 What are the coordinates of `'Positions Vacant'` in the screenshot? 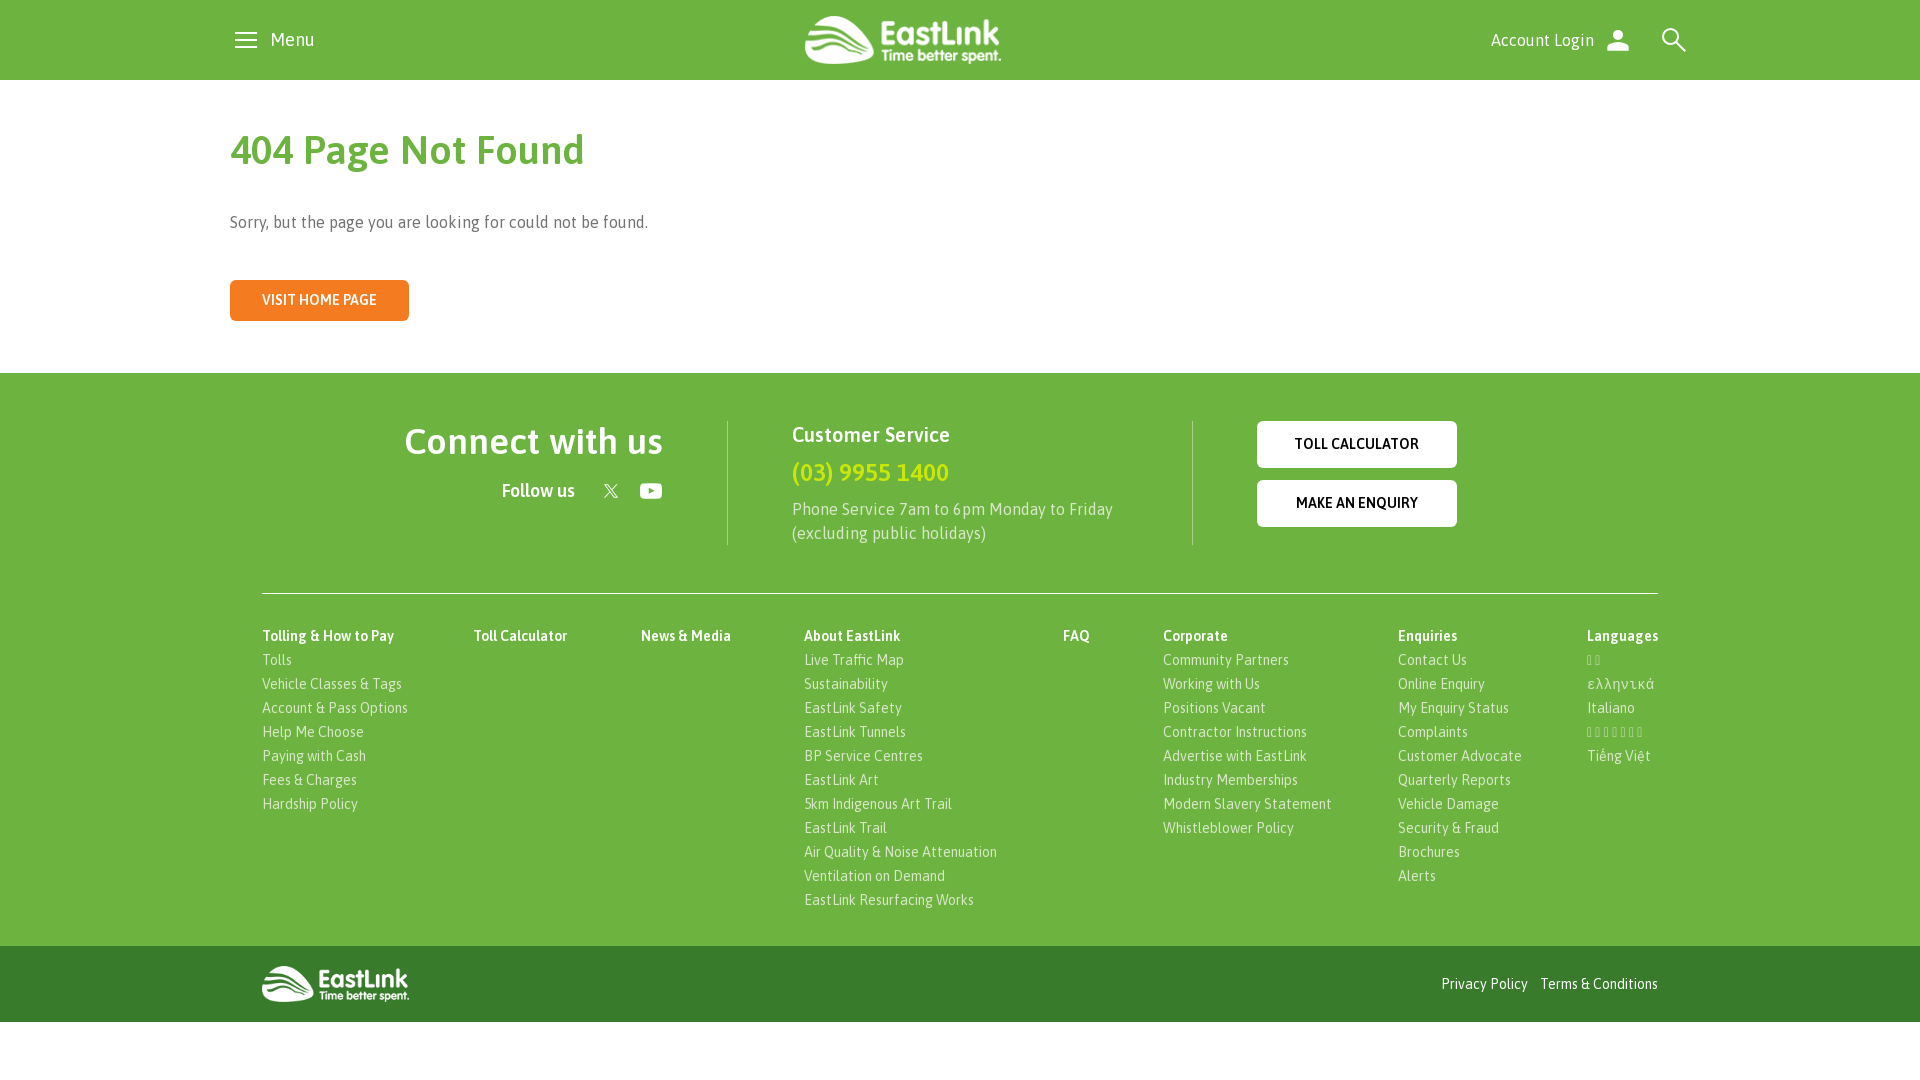 It's located at (1162, 707).